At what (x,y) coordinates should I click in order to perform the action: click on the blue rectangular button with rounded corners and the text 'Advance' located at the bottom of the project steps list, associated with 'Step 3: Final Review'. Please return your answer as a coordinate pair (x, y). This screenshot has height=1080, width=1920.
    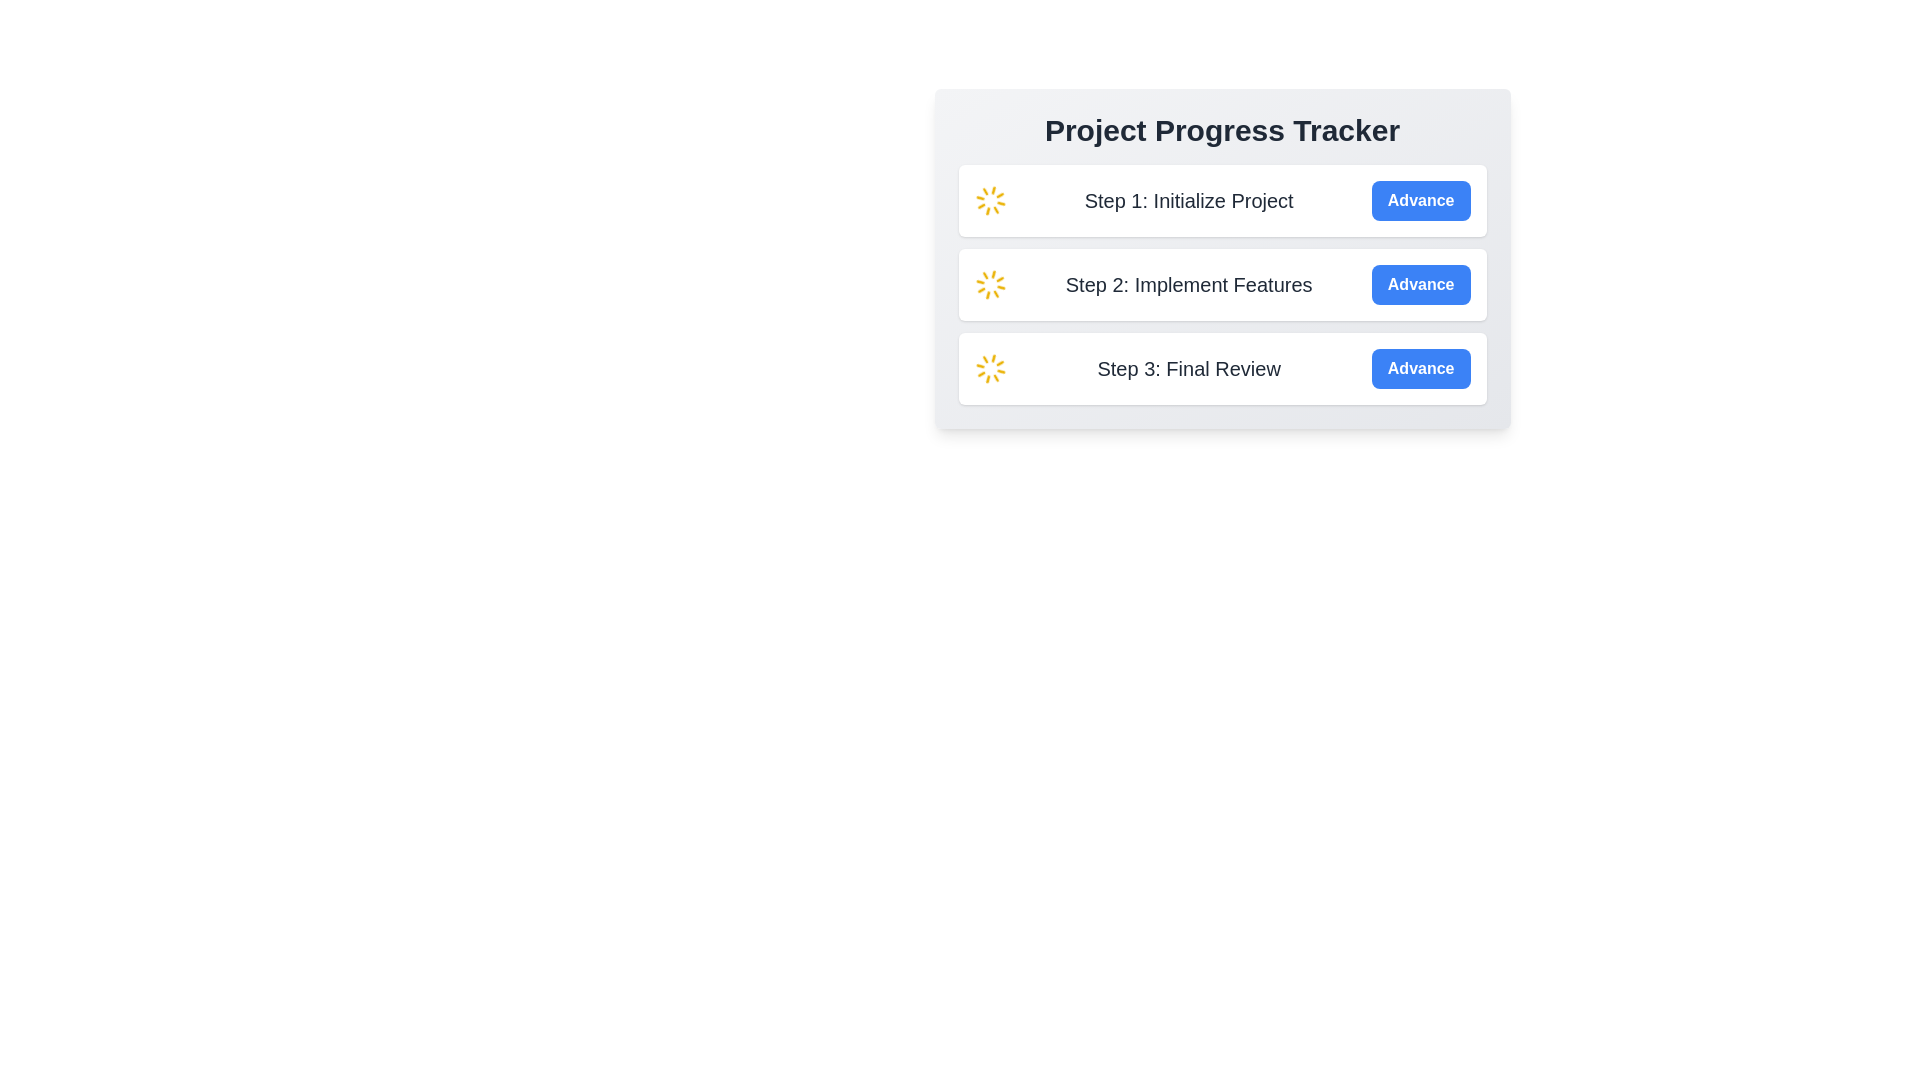
    Looking at the image, I should click on (1419, 369).